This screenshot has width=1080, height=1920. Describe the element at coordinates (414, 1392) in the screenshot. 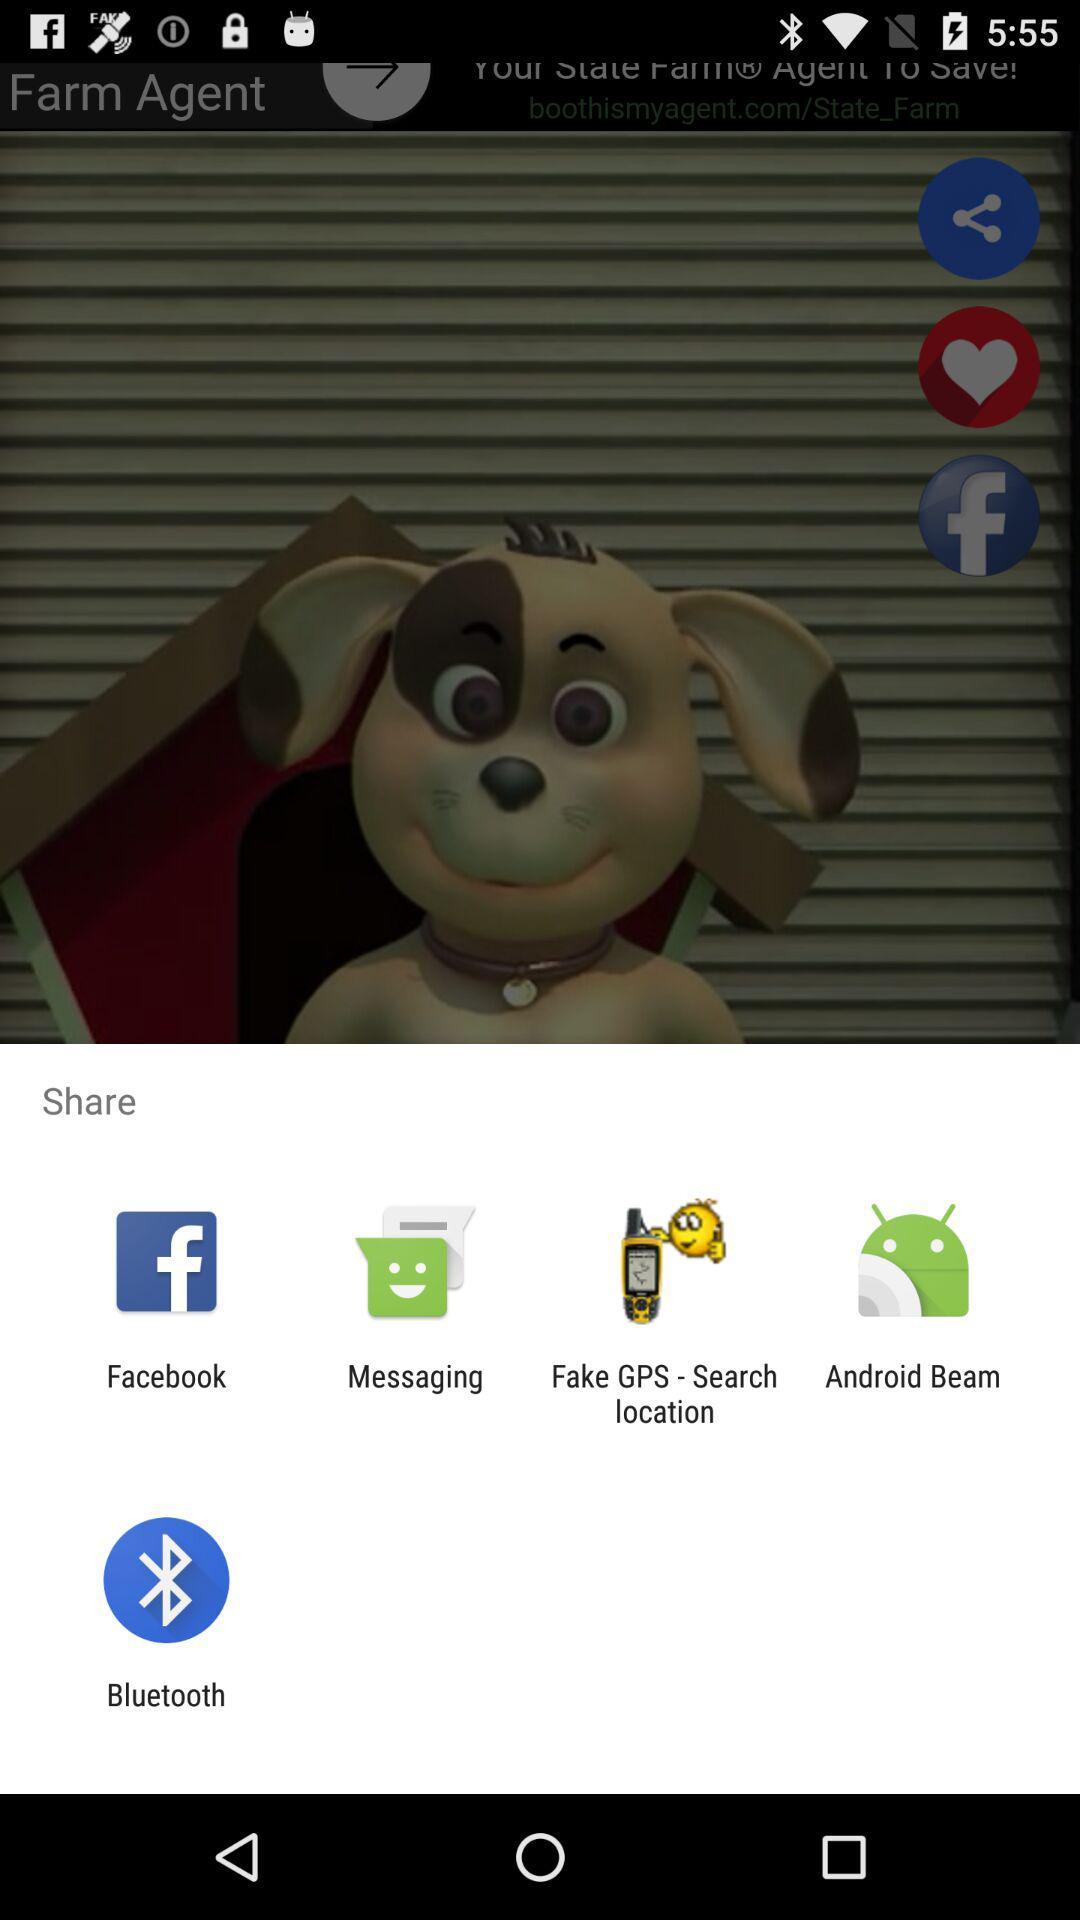

I see `the app next to the facebook item` at that location.